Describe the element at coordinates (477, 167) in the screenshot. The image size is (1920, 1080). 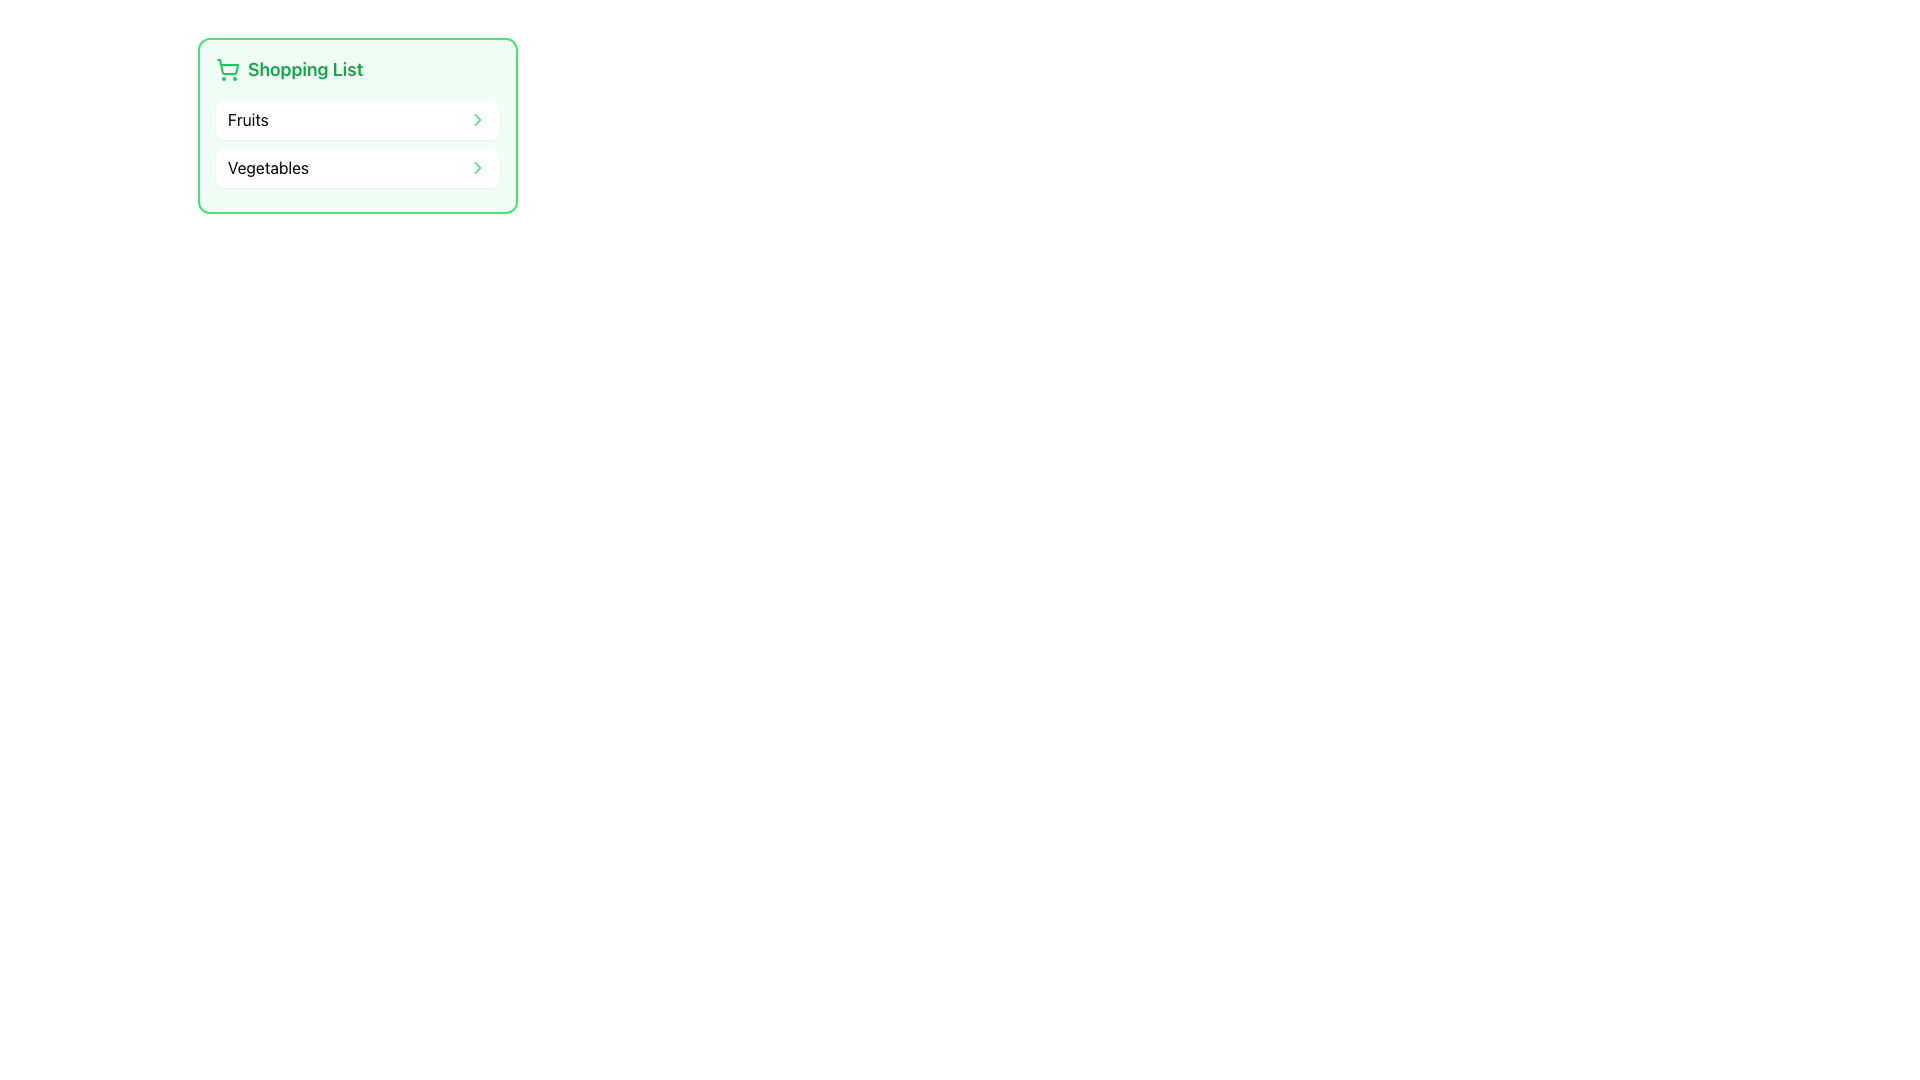
I see `the small triangular-shaped arrow pointing right, located within the clickable area of the 'Vegetables' label in the second row of the 'Shopping List' card` at that location.